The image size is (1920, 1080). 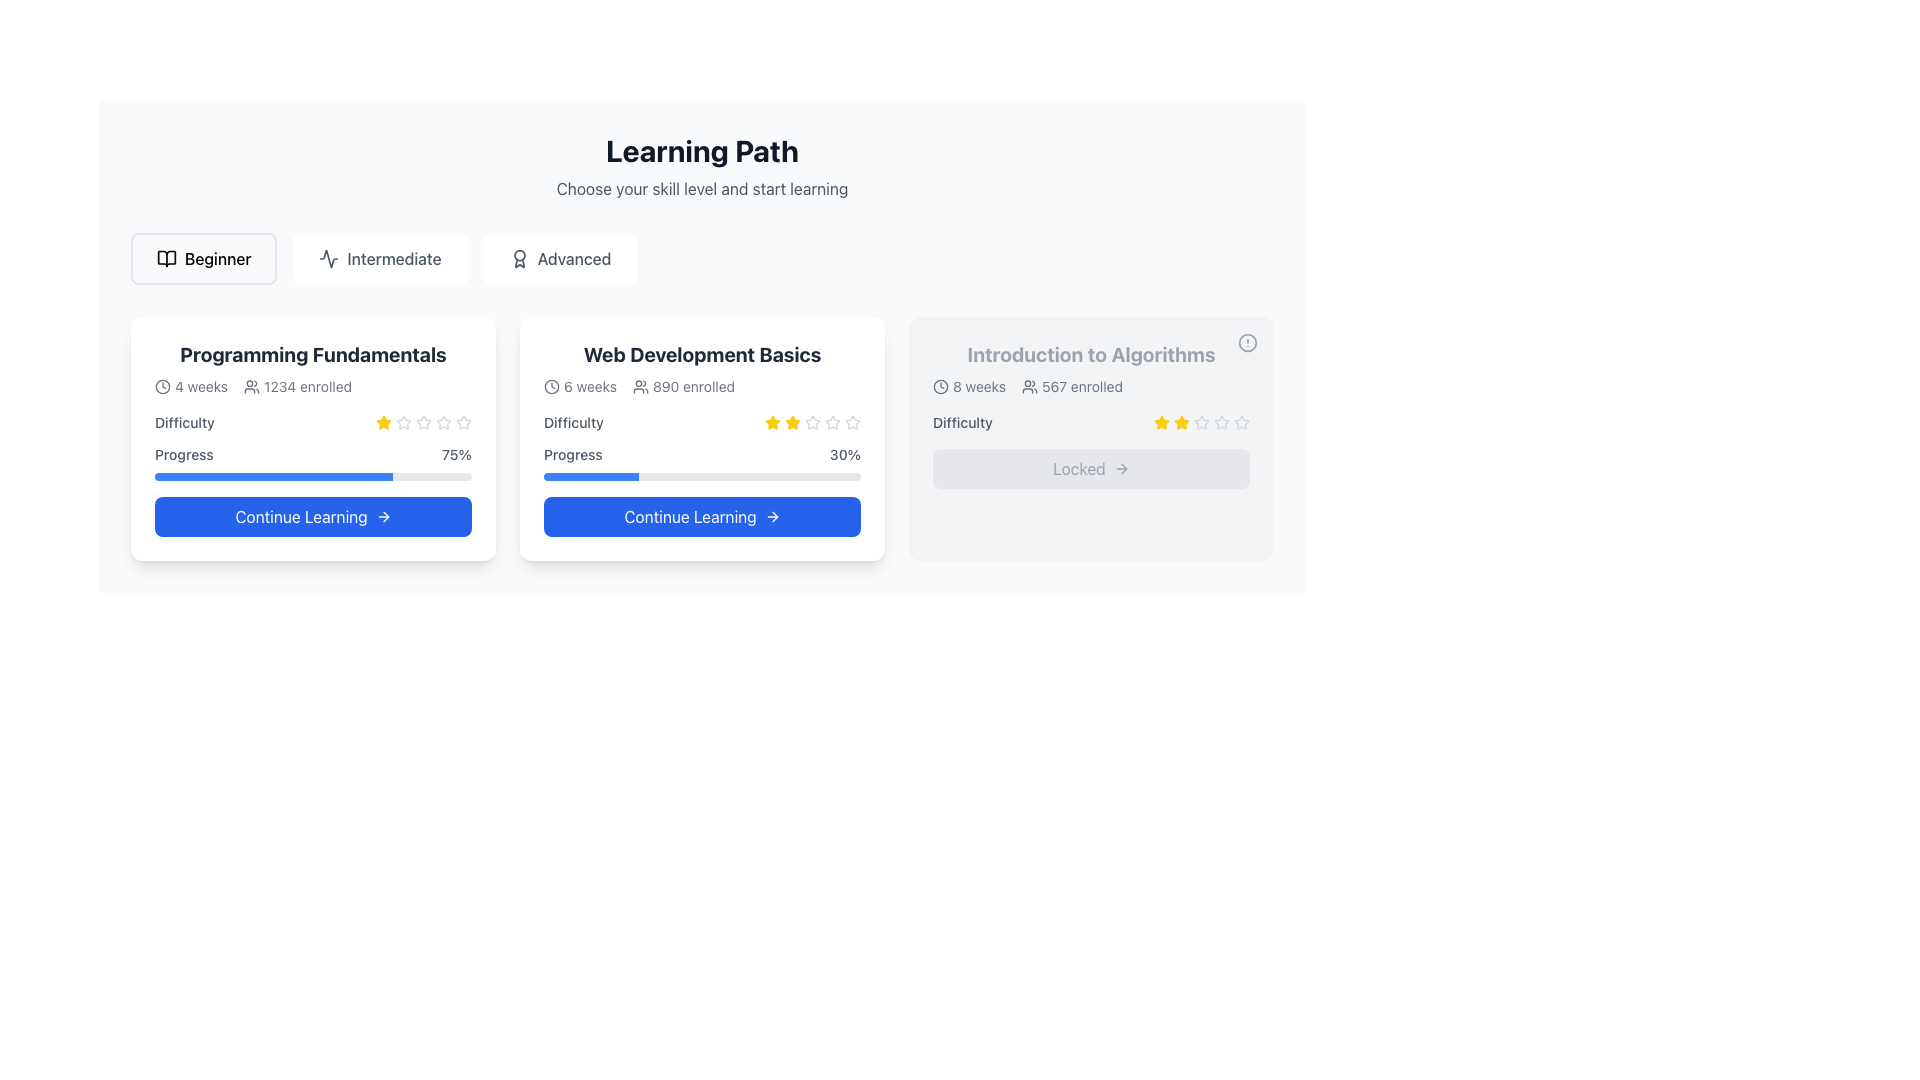 I want to click on the second gray star in the rating system of the 'Web Development Basics' card to rate it, so click(x=812, y=421).